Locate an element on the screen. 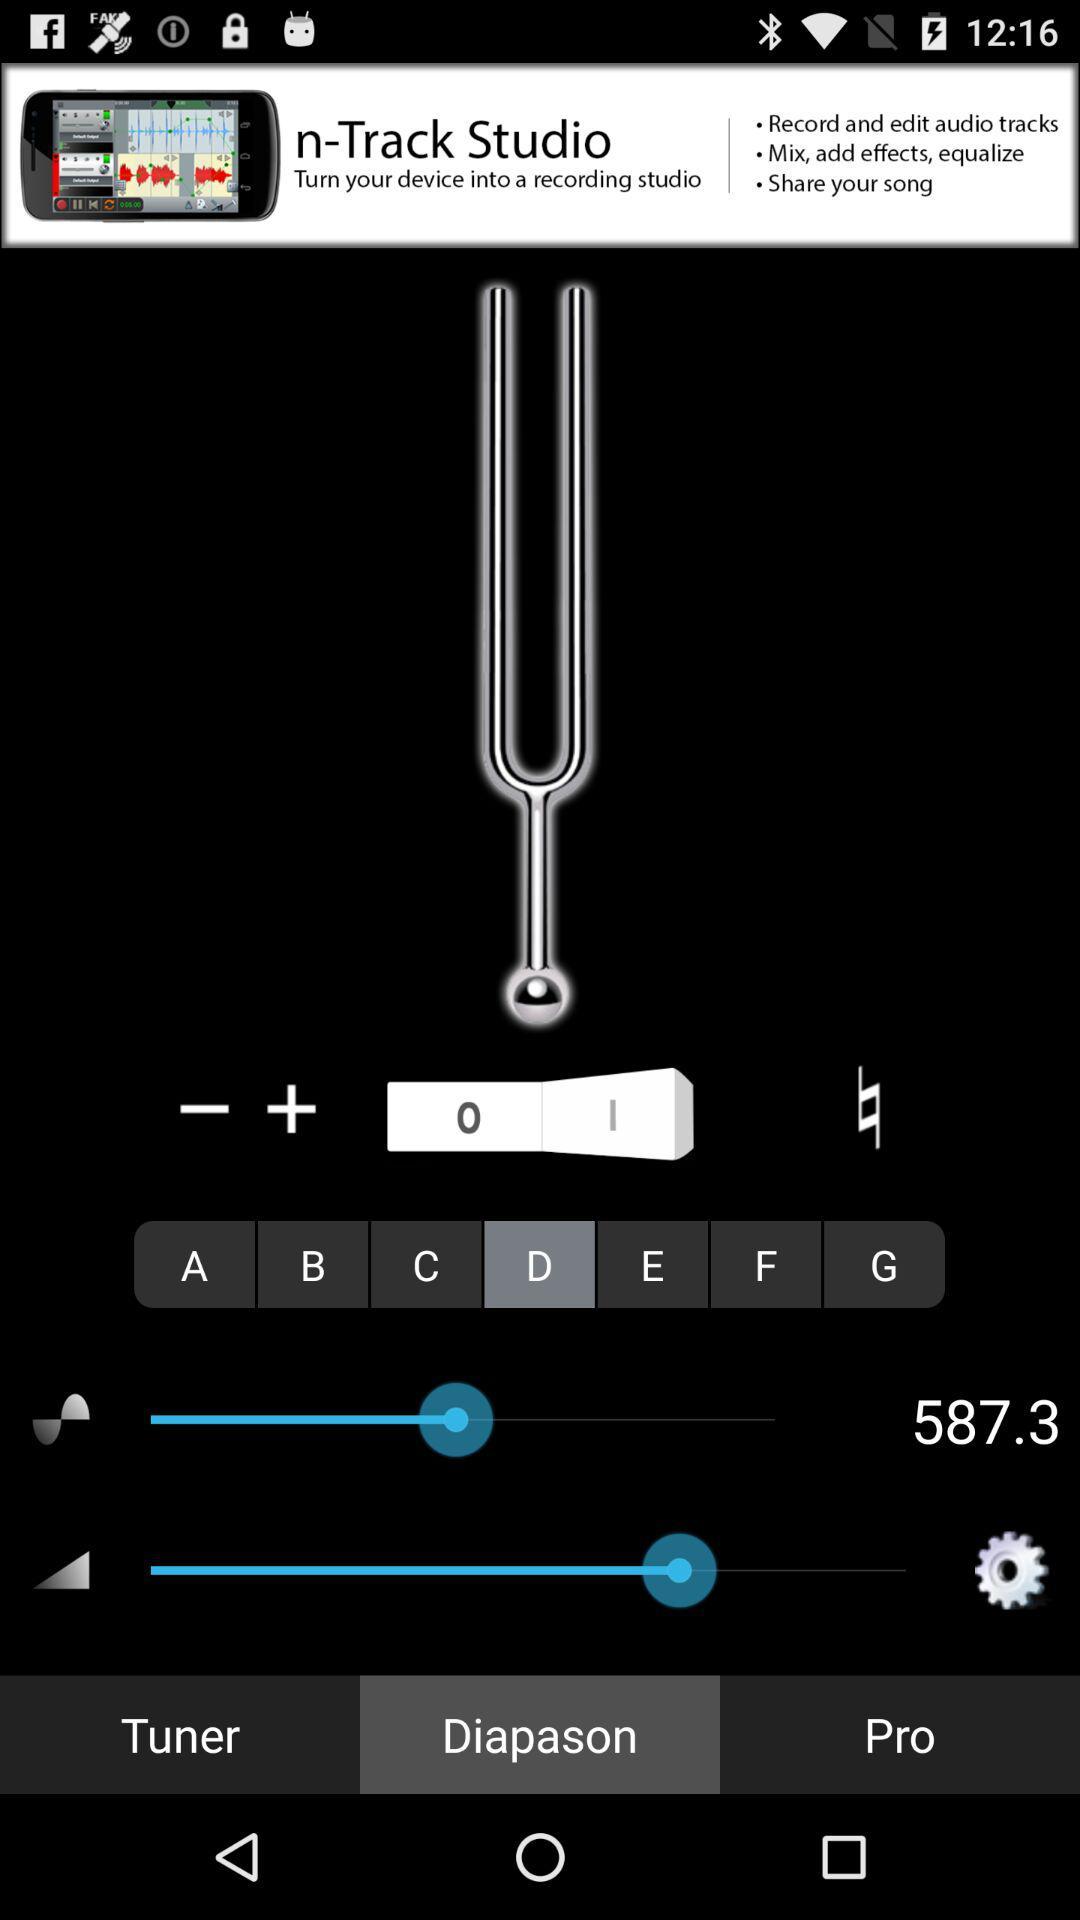 The image size is (1080, 1920). radio button to the right of the a item is located at coordinates (313, 1263).